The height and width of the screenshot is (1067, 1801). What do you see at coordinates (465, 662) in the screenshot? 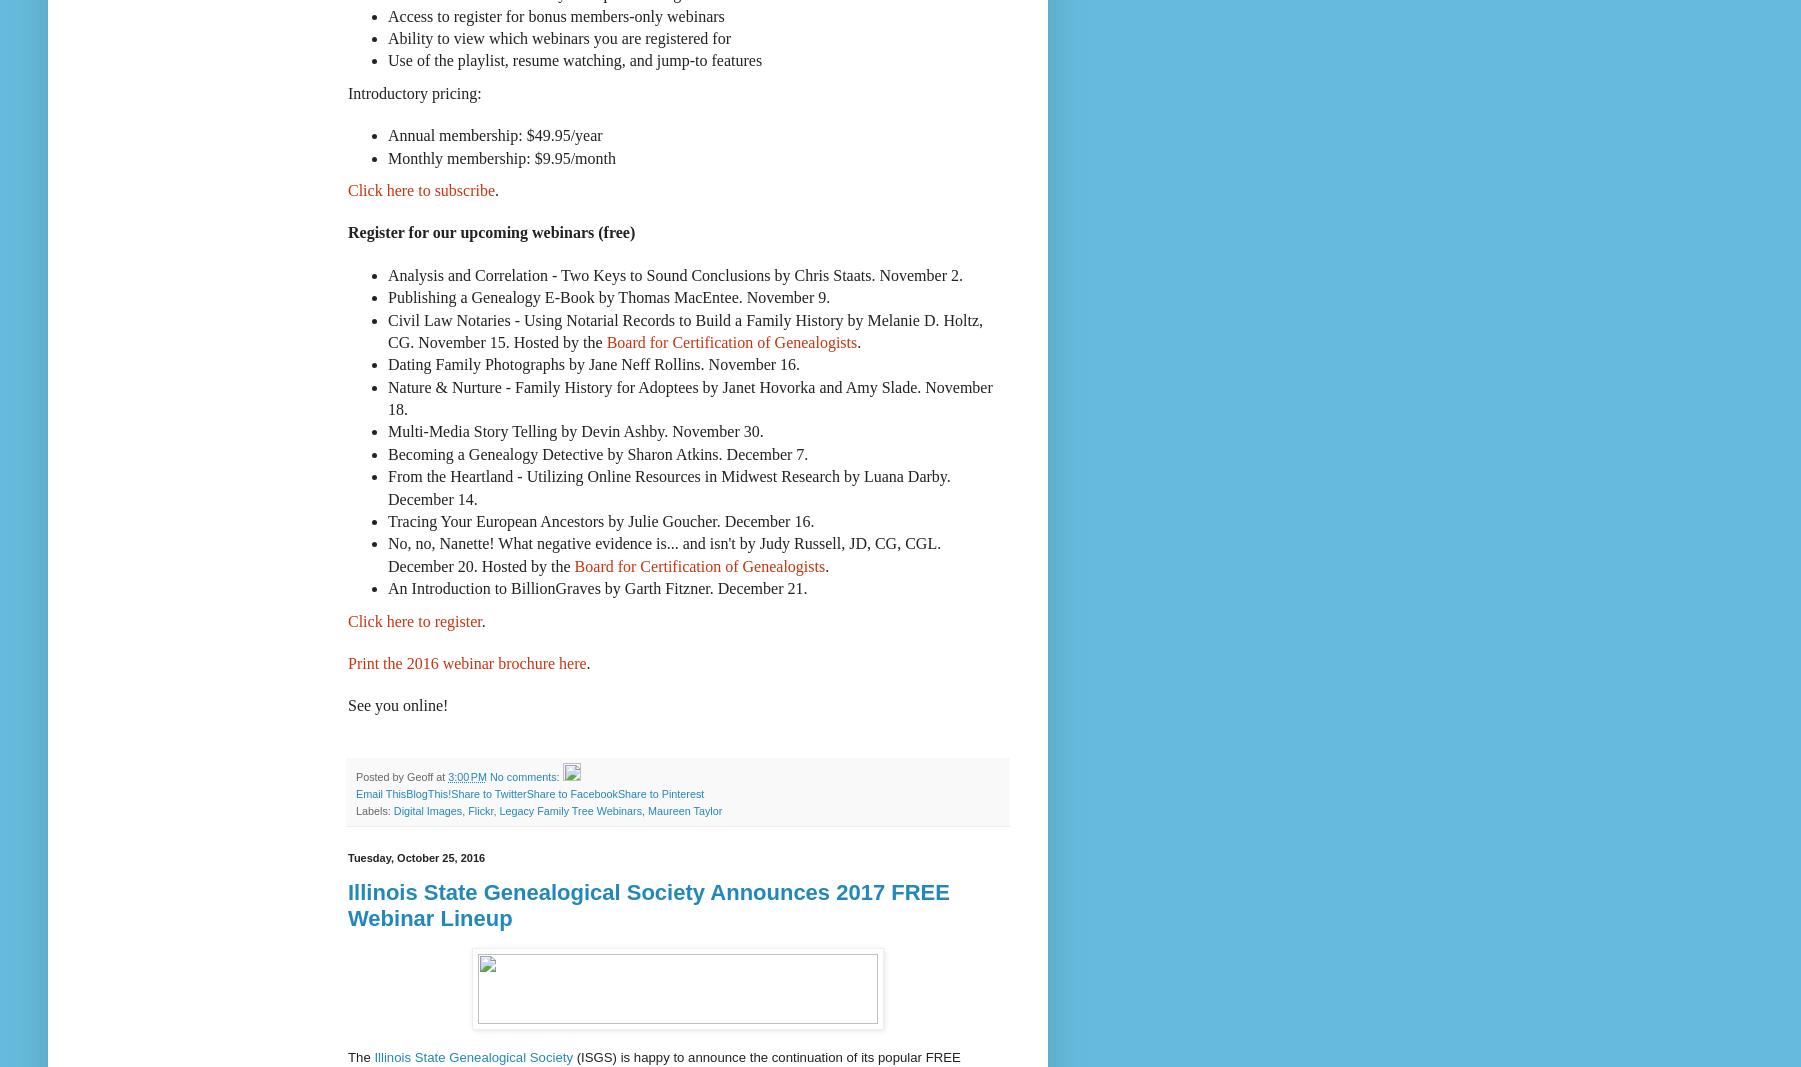
I see `'Print the 2016 webinar brochure here'` at bounding box center [465, 662].